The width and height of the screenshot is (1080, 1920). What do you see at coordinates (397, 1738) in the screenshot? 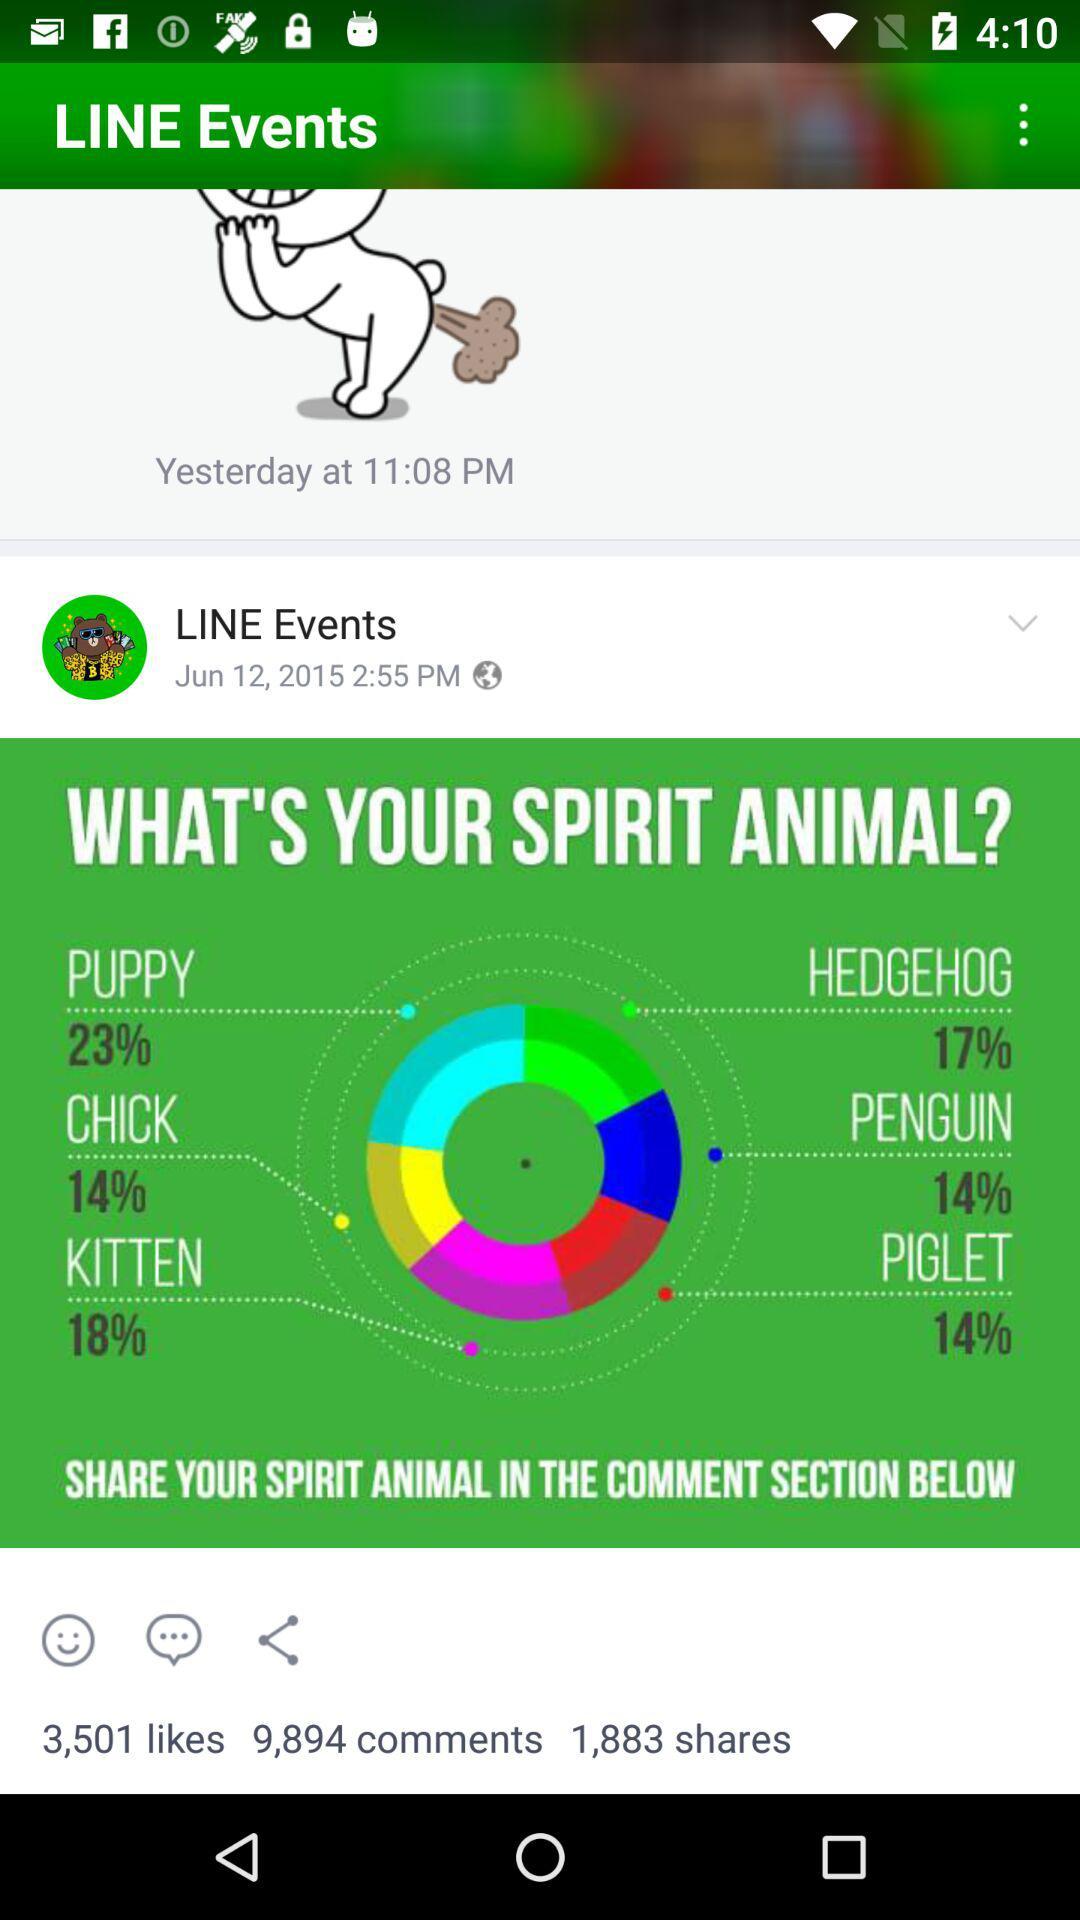
I see `icon to the left of the 1,883 shares item` at bounding box center [397, 1738].